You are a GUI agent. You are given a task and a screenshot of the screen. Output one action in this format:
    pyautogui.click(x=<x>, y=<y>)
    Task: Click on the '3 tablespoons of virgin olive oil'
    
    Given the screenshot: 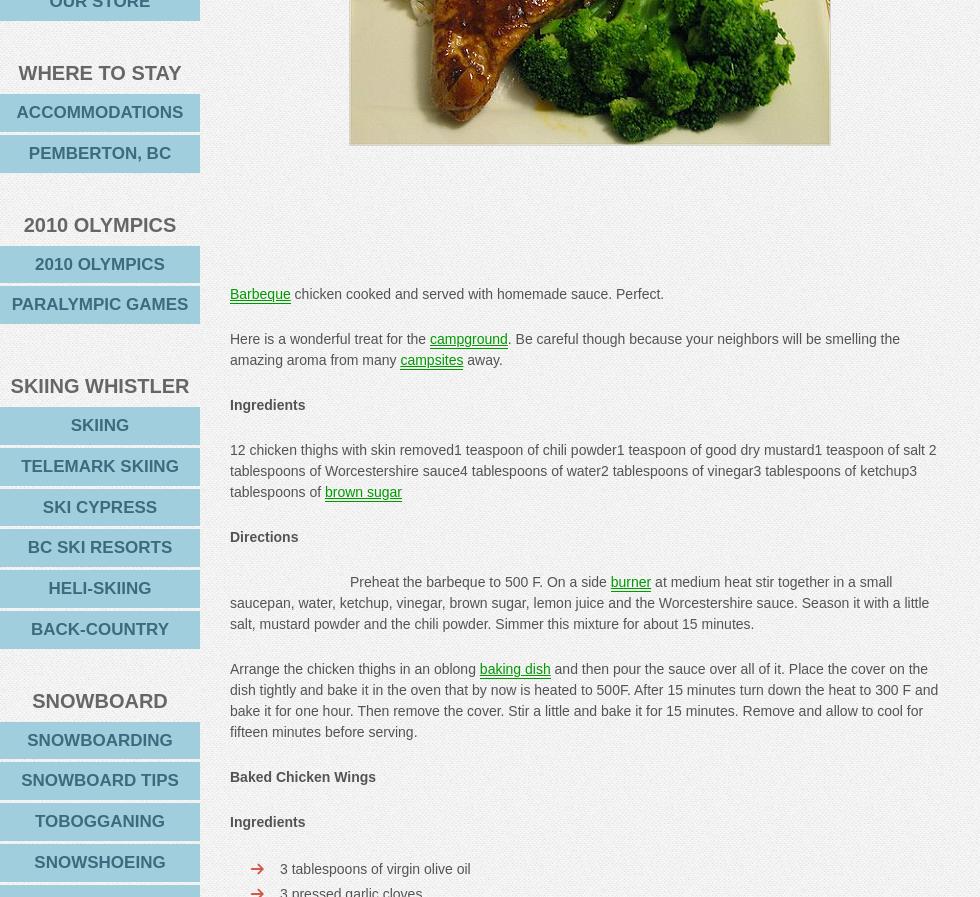 What is the action you would take?
    pyautogui.click(x=375, y=869)
    